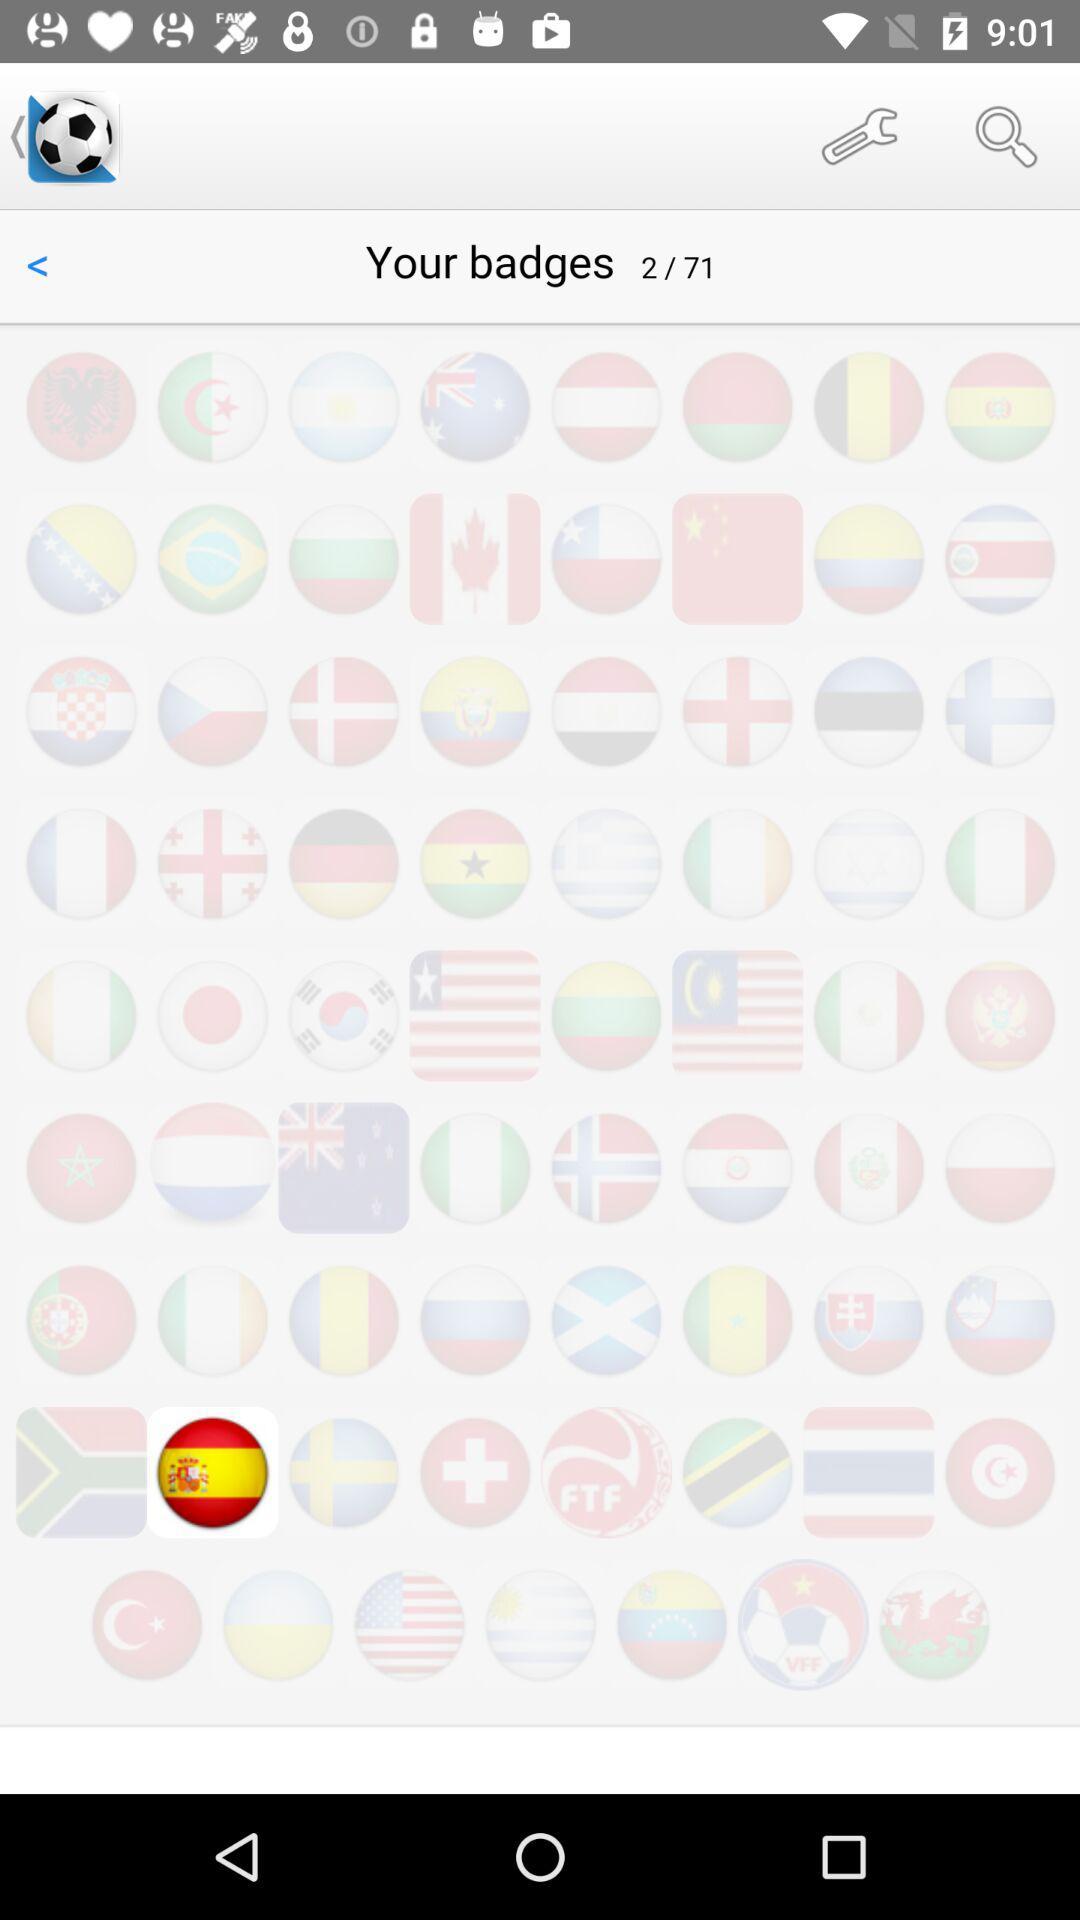 This screenshot has width=1080, height=1920. What do you see at coordinates (540, 1002) in the screenshot?
I see `badge` at bounding box center [540, 1002].